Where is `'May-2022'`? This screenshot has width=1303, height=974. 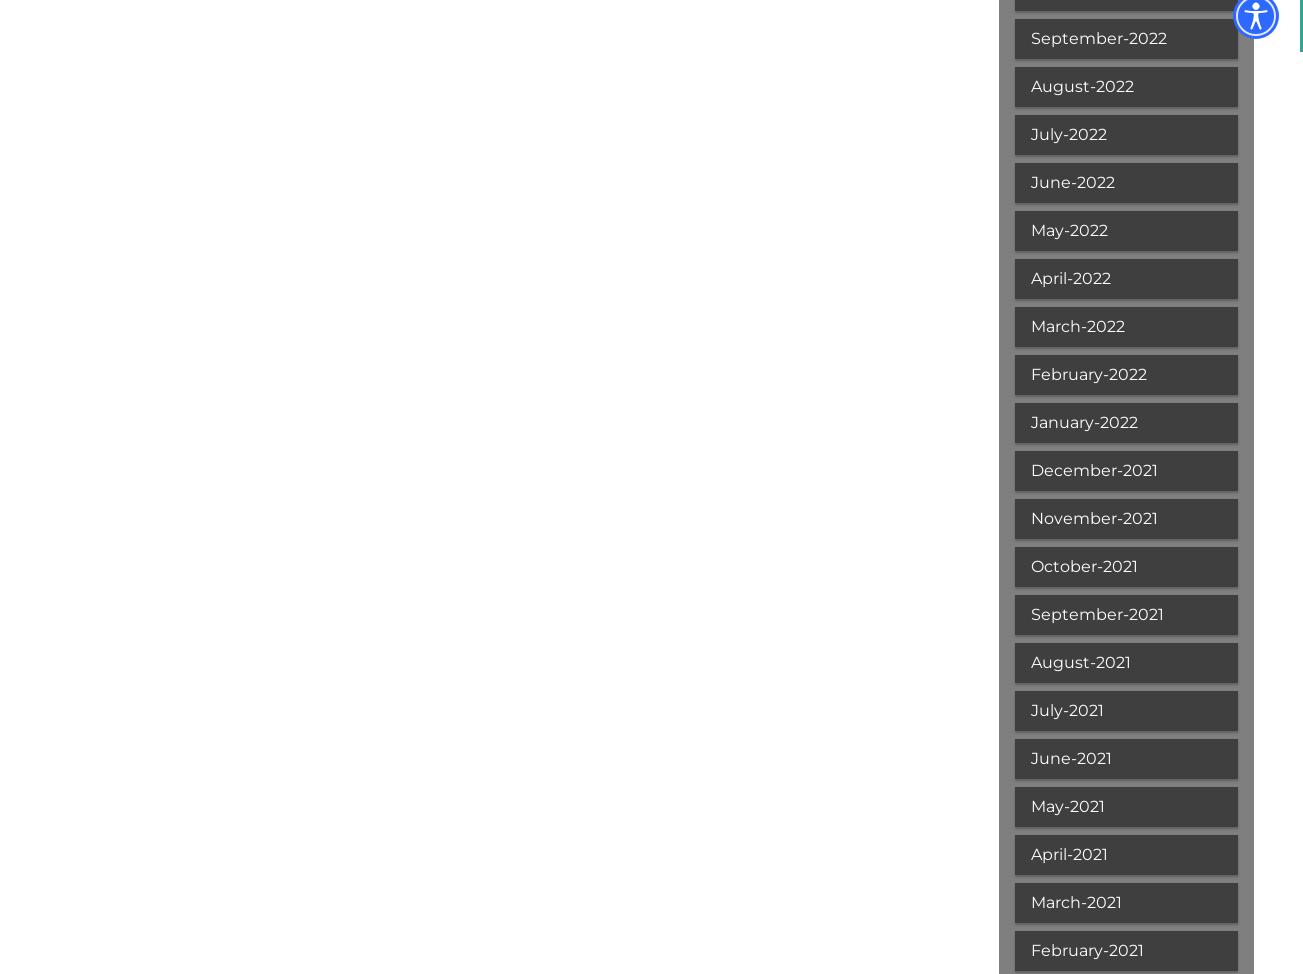
'May-2022' is located at coordinates (1067, 230).